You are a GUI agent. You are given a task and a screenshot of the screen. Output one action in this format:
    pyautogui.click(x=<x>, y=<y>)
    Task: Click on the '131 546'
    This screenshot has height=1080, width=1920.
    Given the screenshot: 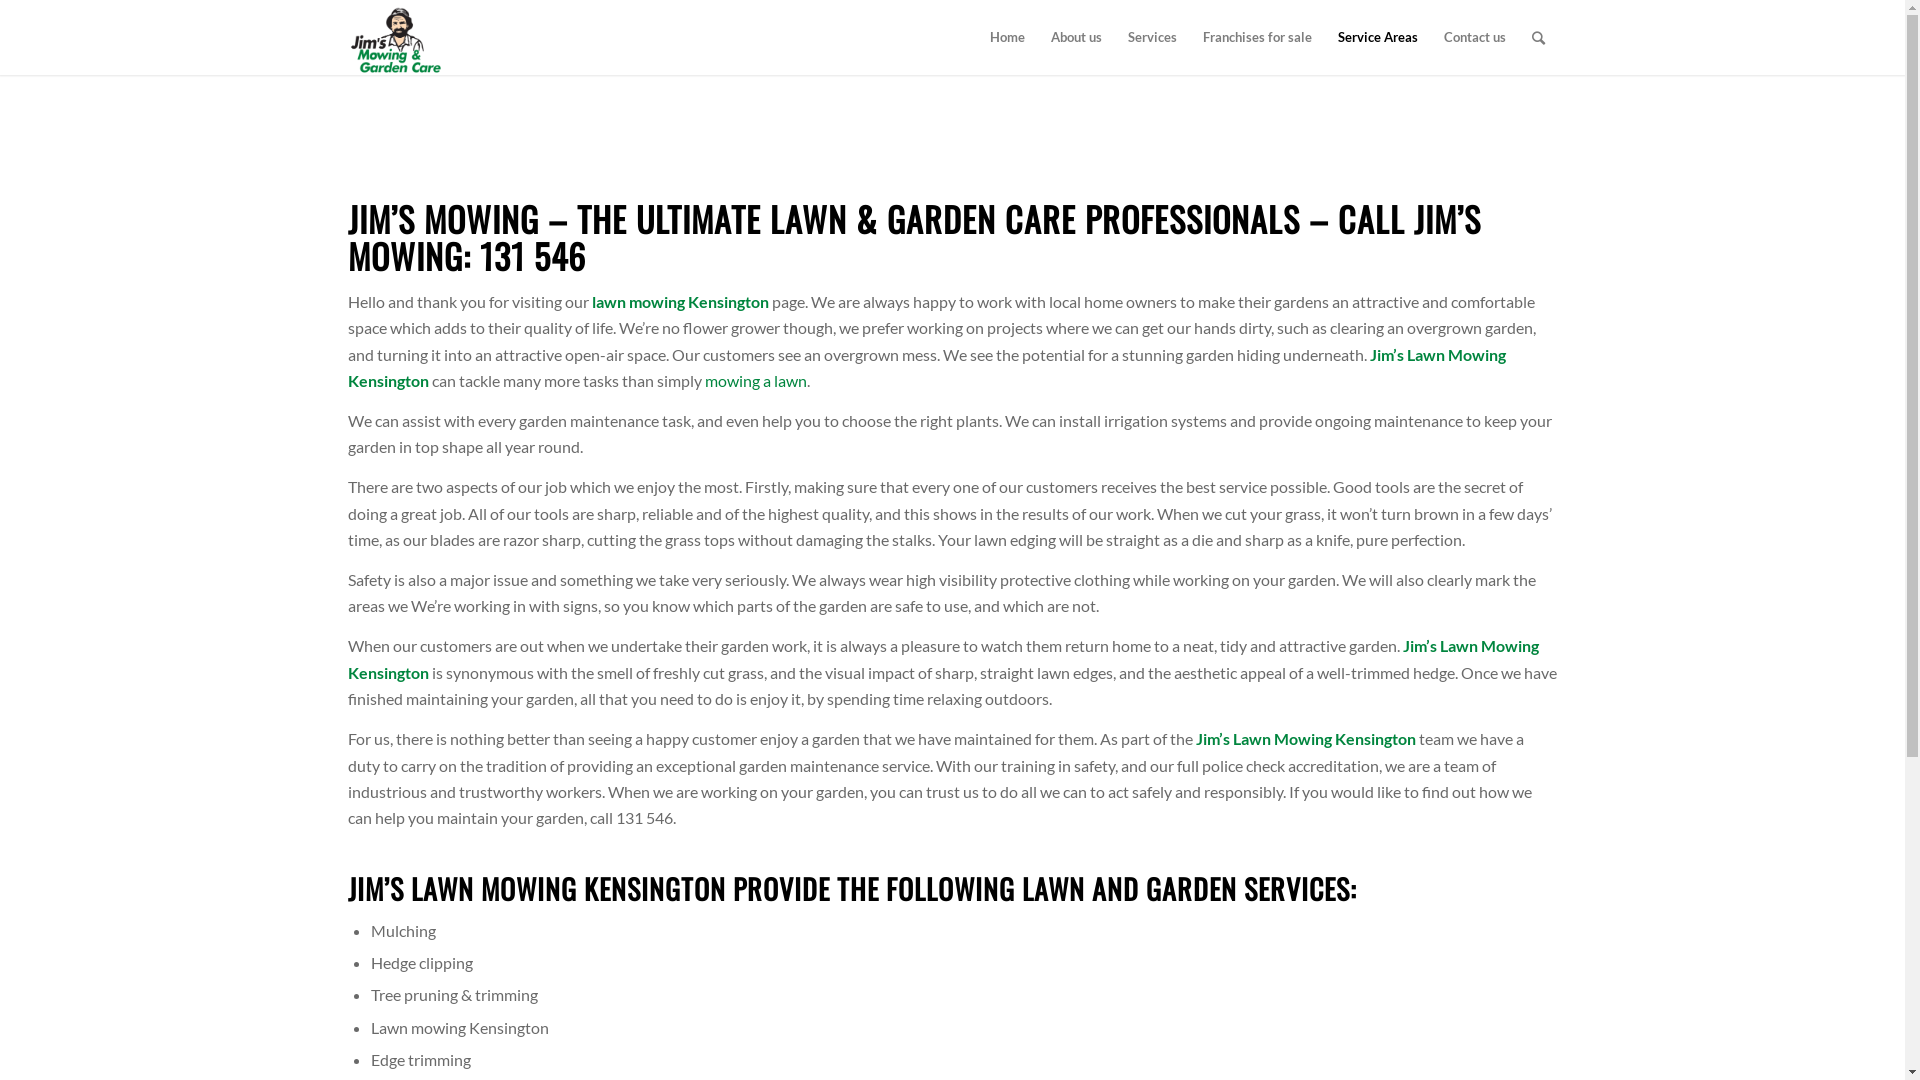 What is the action you would take?
    pyautogui.click(x=532, y=254)
    